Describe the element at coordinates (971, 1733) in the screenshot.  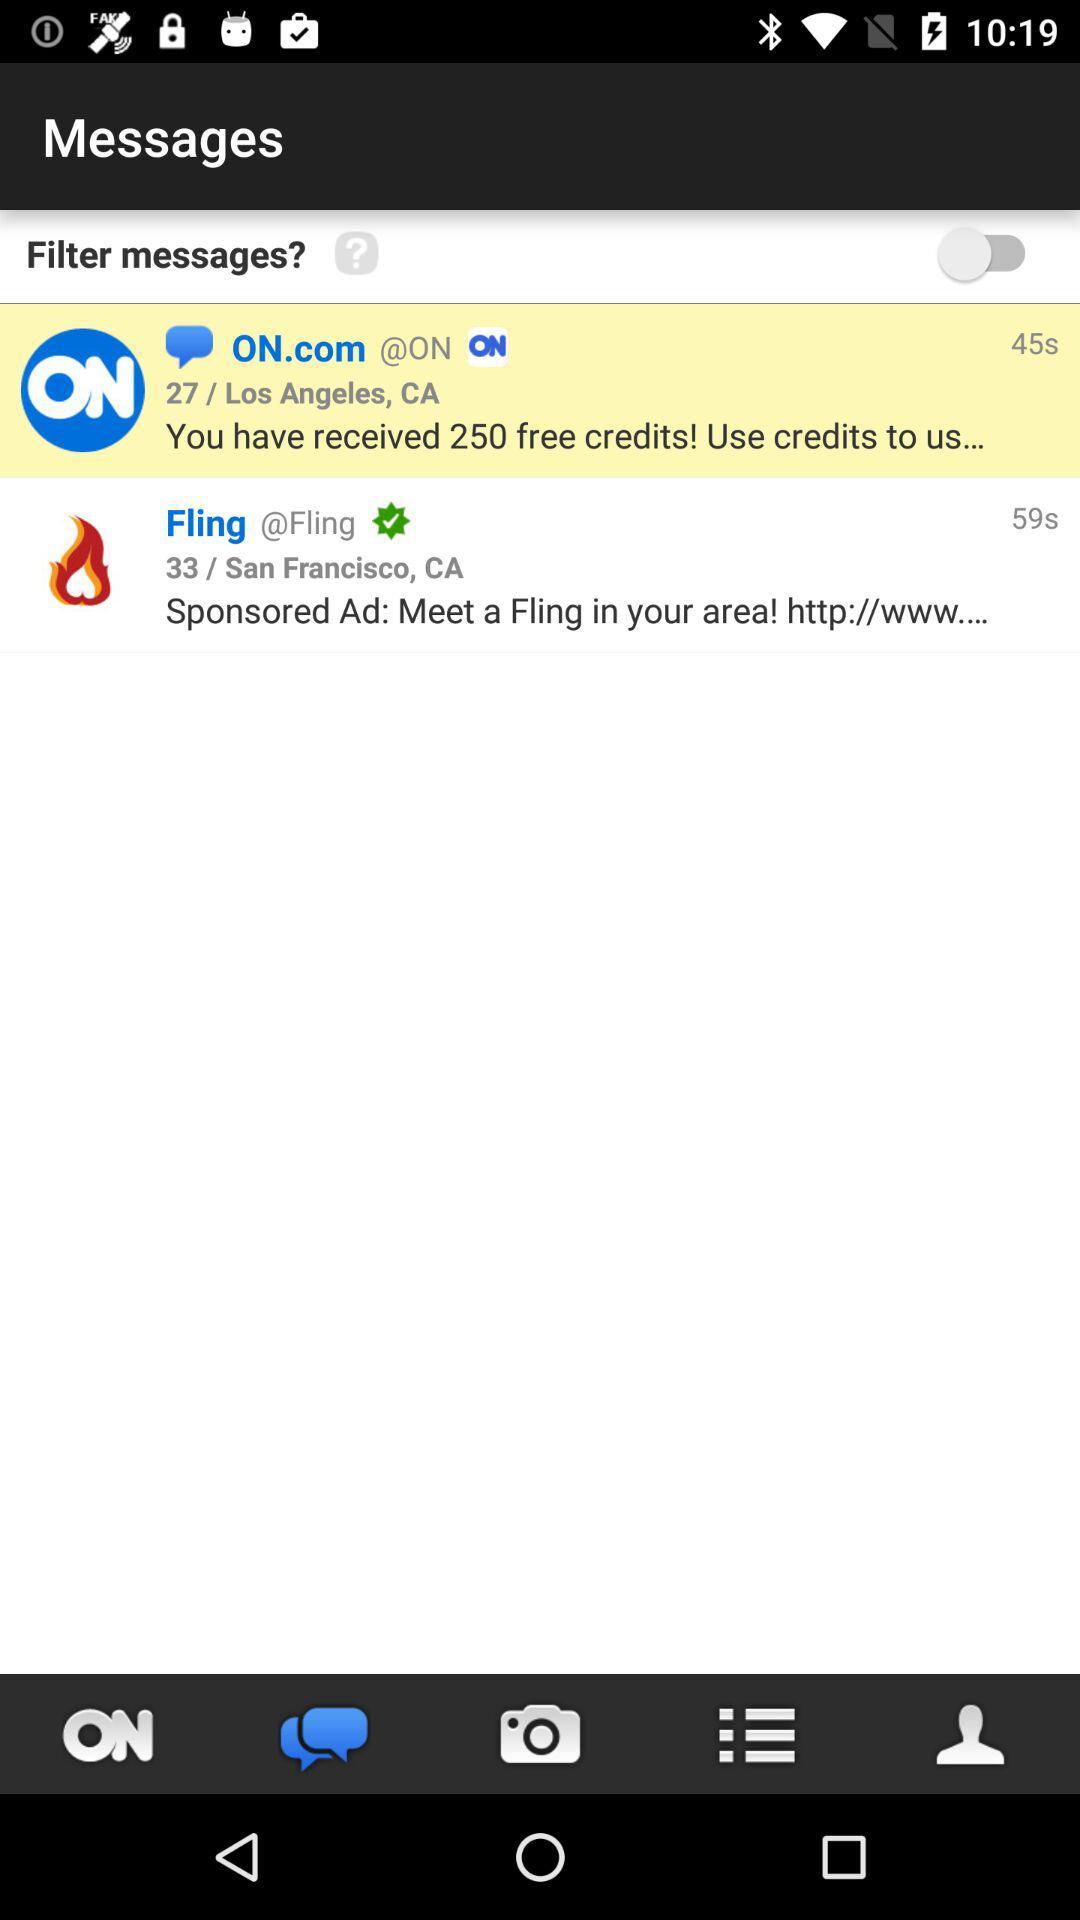
I see `the avatar icon` at that location.